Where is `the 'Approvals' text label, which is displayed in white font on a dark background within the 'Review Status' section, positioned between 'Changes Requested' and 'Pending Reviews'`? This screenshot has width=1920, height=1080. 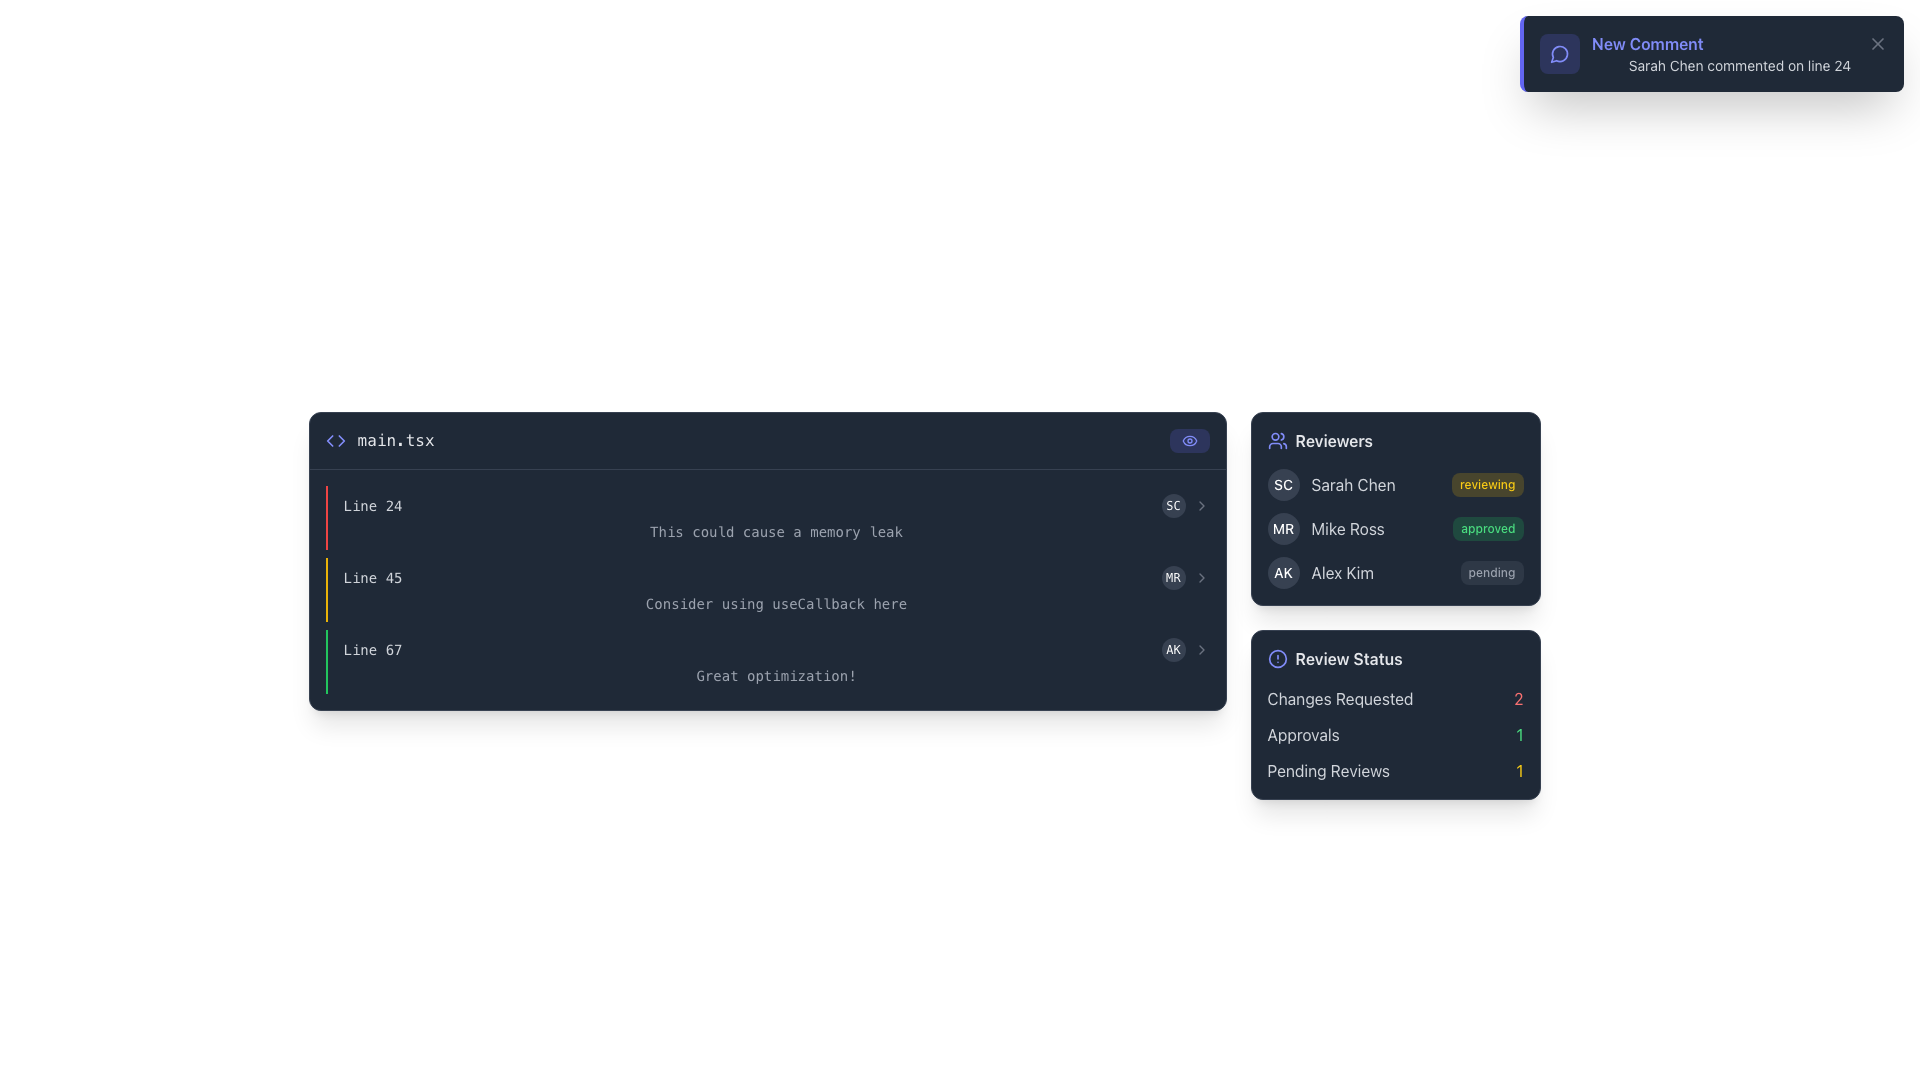 the 'Approvals' text label, which is displayed in white font on a dark background within the 'Review Status' section, positioned between 'Changes Requested' and 'Pending Reviews' is located at coordinates (1303, 735).